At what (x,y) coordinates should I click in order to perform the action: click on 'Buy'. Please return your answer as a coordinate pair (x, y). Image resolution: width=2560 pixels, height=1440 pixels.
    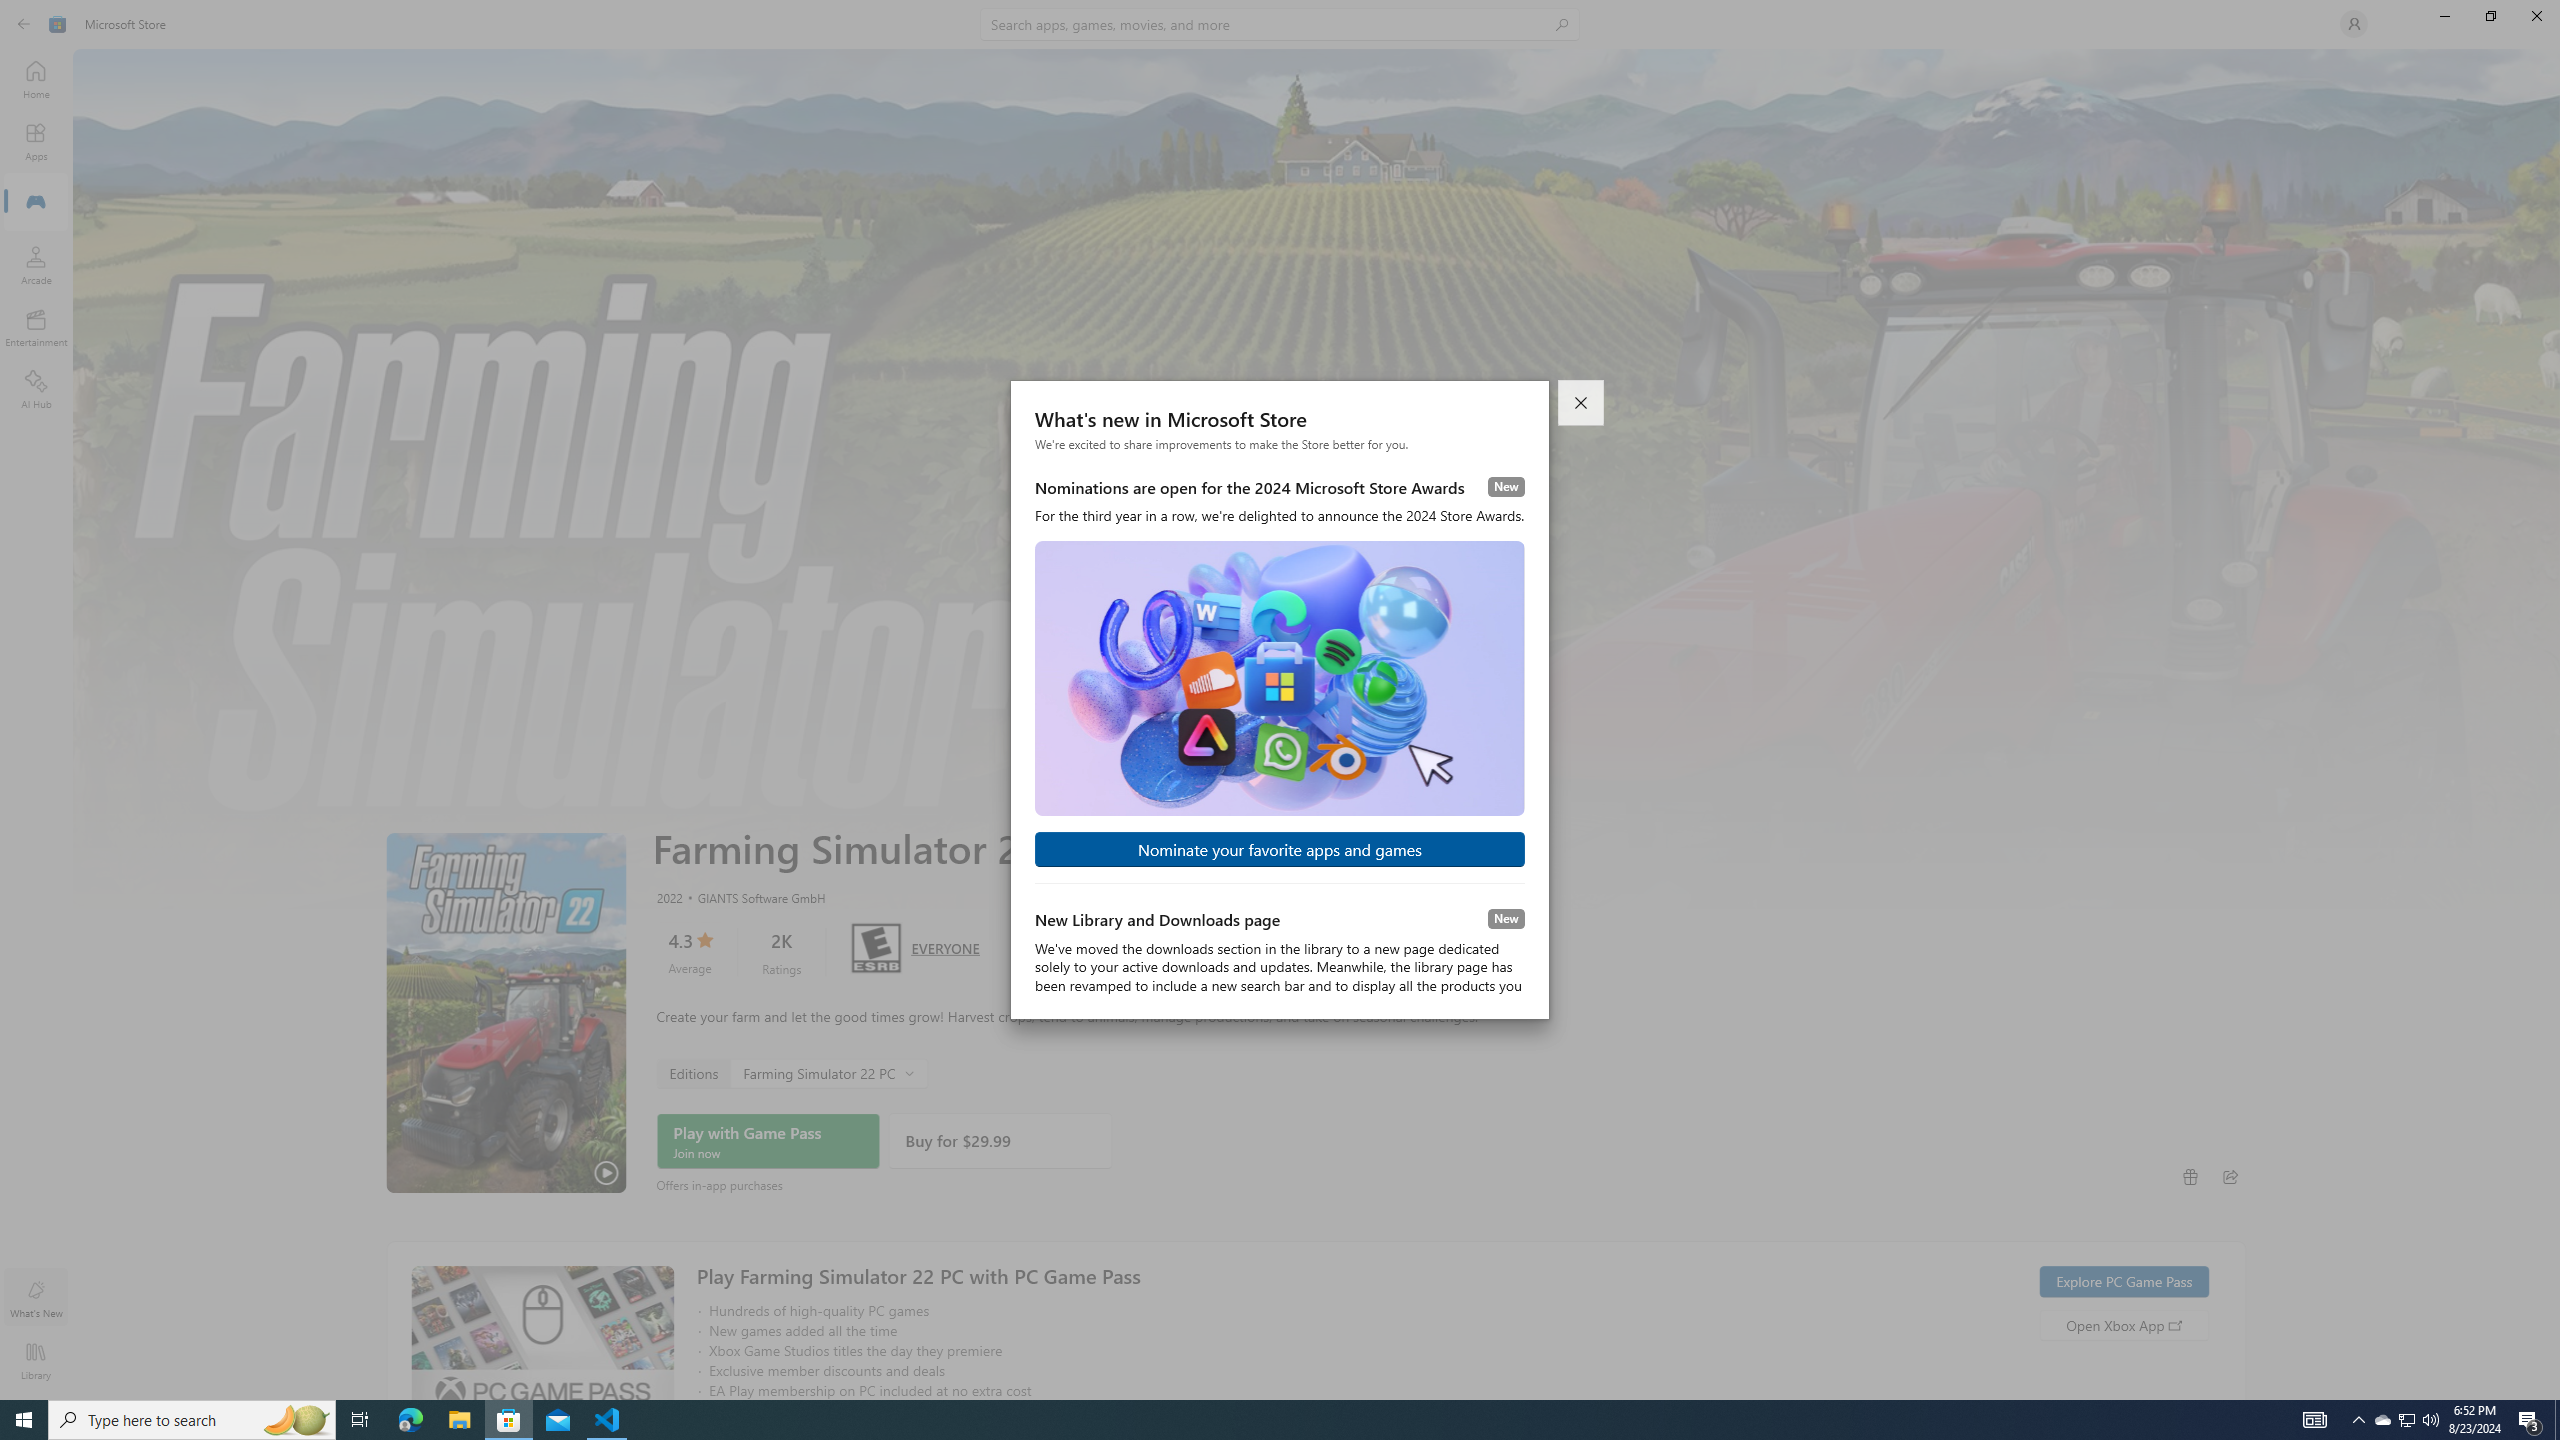
    Looking at the image, I should click on (998, 1141).